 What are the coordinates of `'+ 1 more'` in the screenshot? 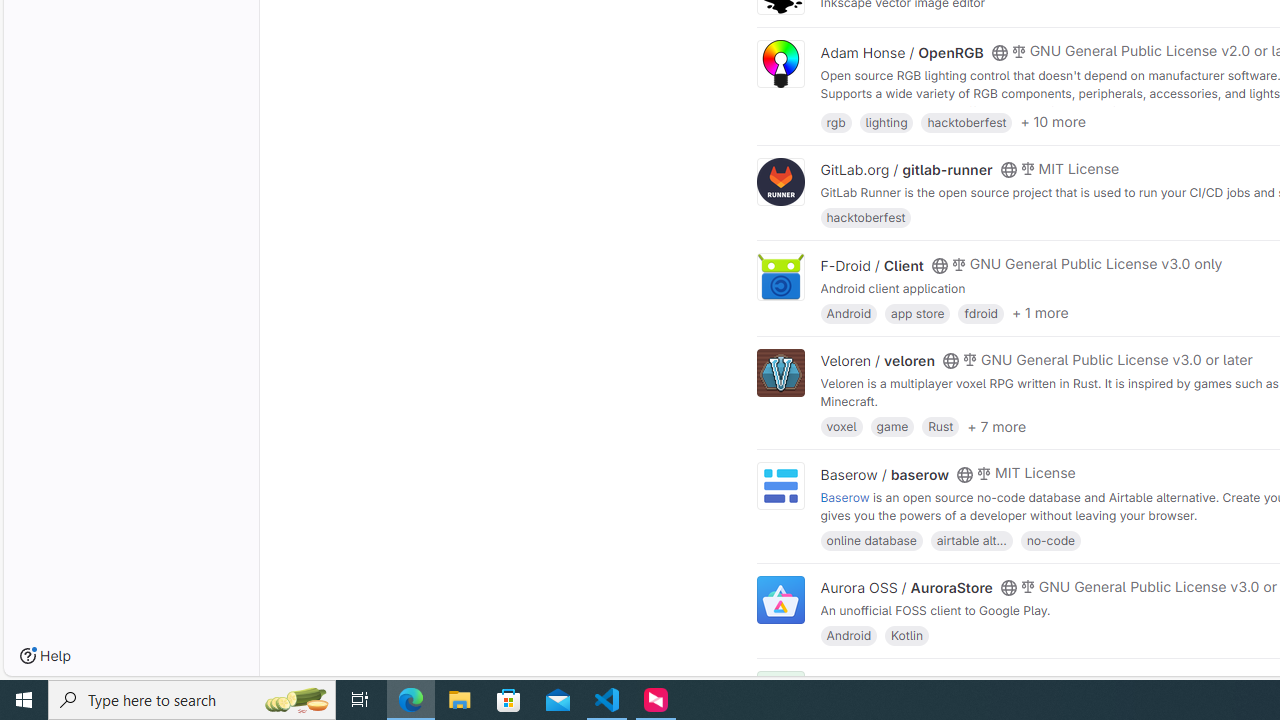 It's located at (1040, 313).